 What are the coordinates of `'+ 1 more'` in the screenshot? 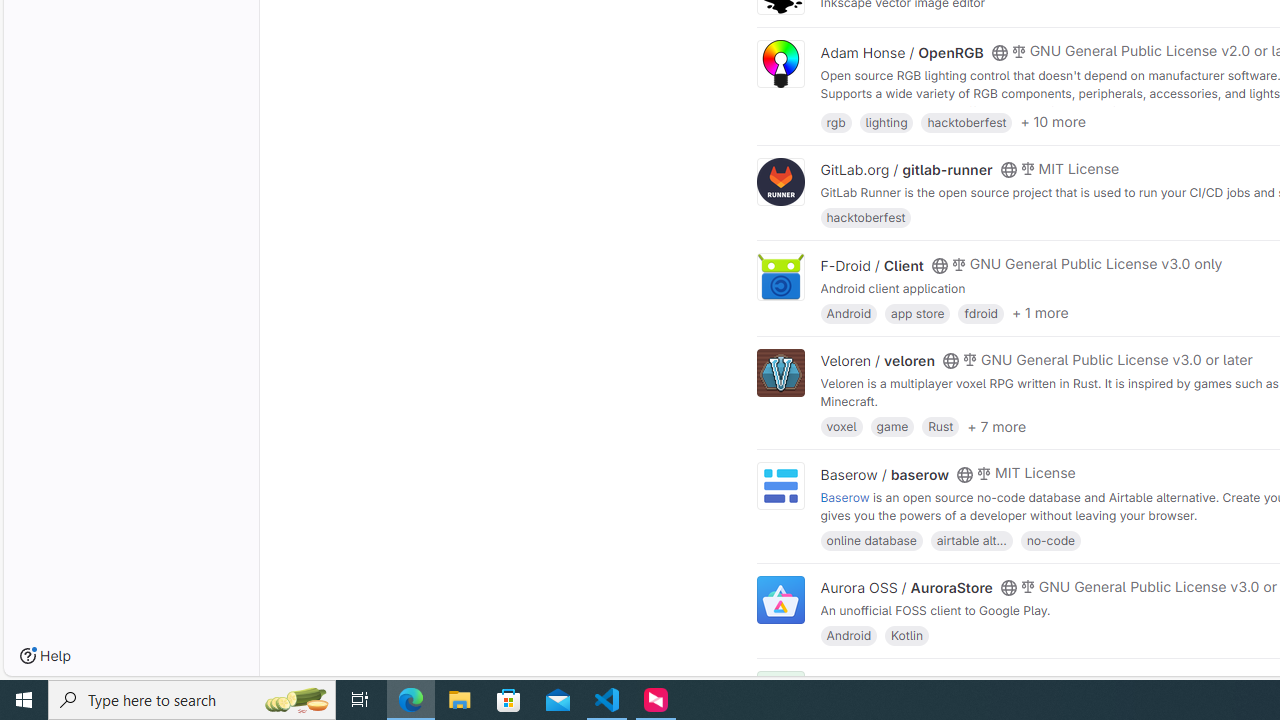 It's located at (1040, 313).